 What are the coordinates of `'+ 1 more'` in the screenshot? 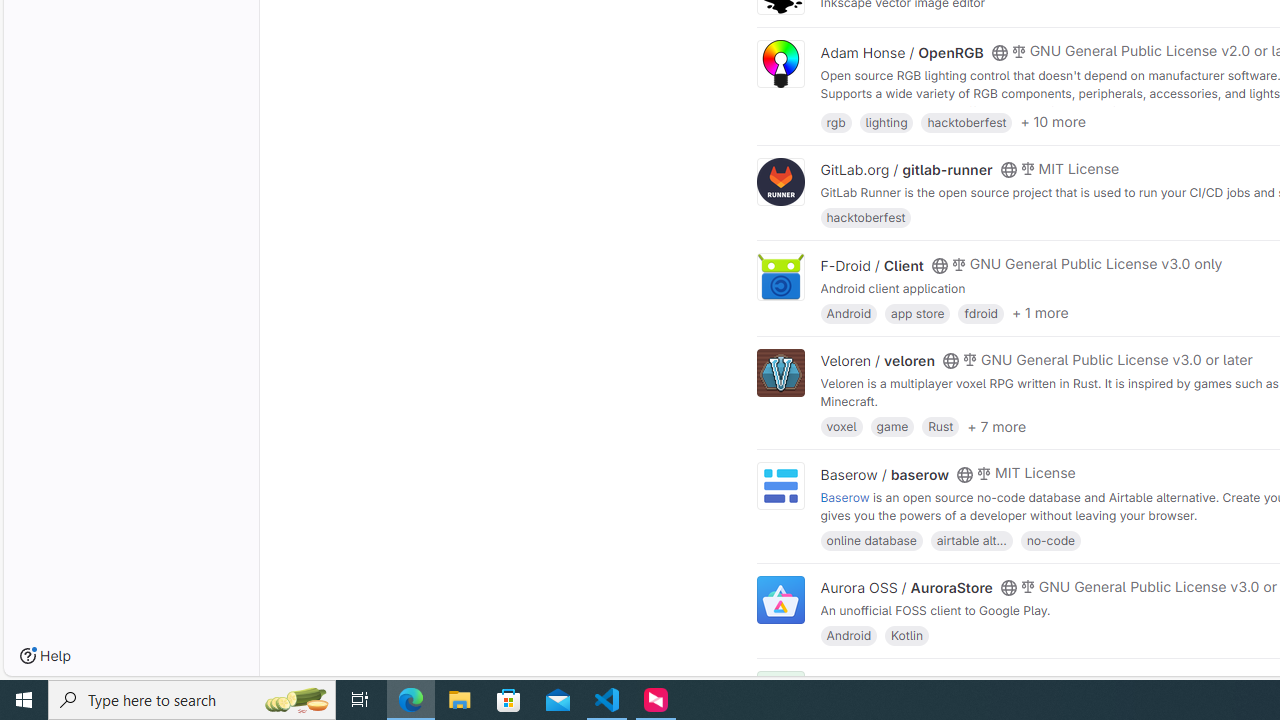 It's located at (1040, 313).